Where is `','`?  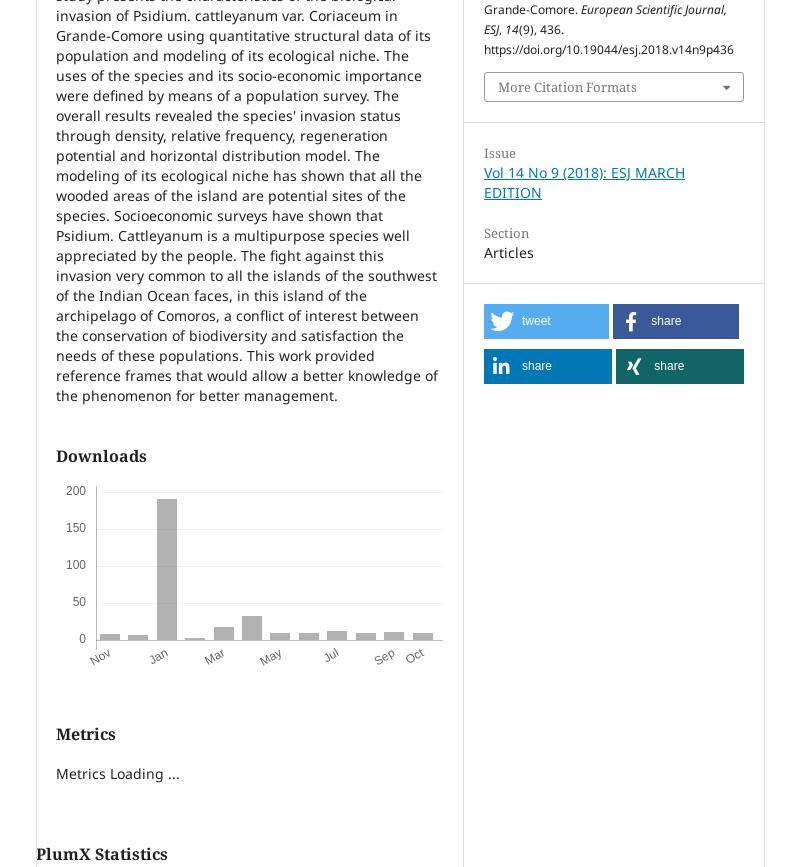 ',' is located at coordinates (500, 29).